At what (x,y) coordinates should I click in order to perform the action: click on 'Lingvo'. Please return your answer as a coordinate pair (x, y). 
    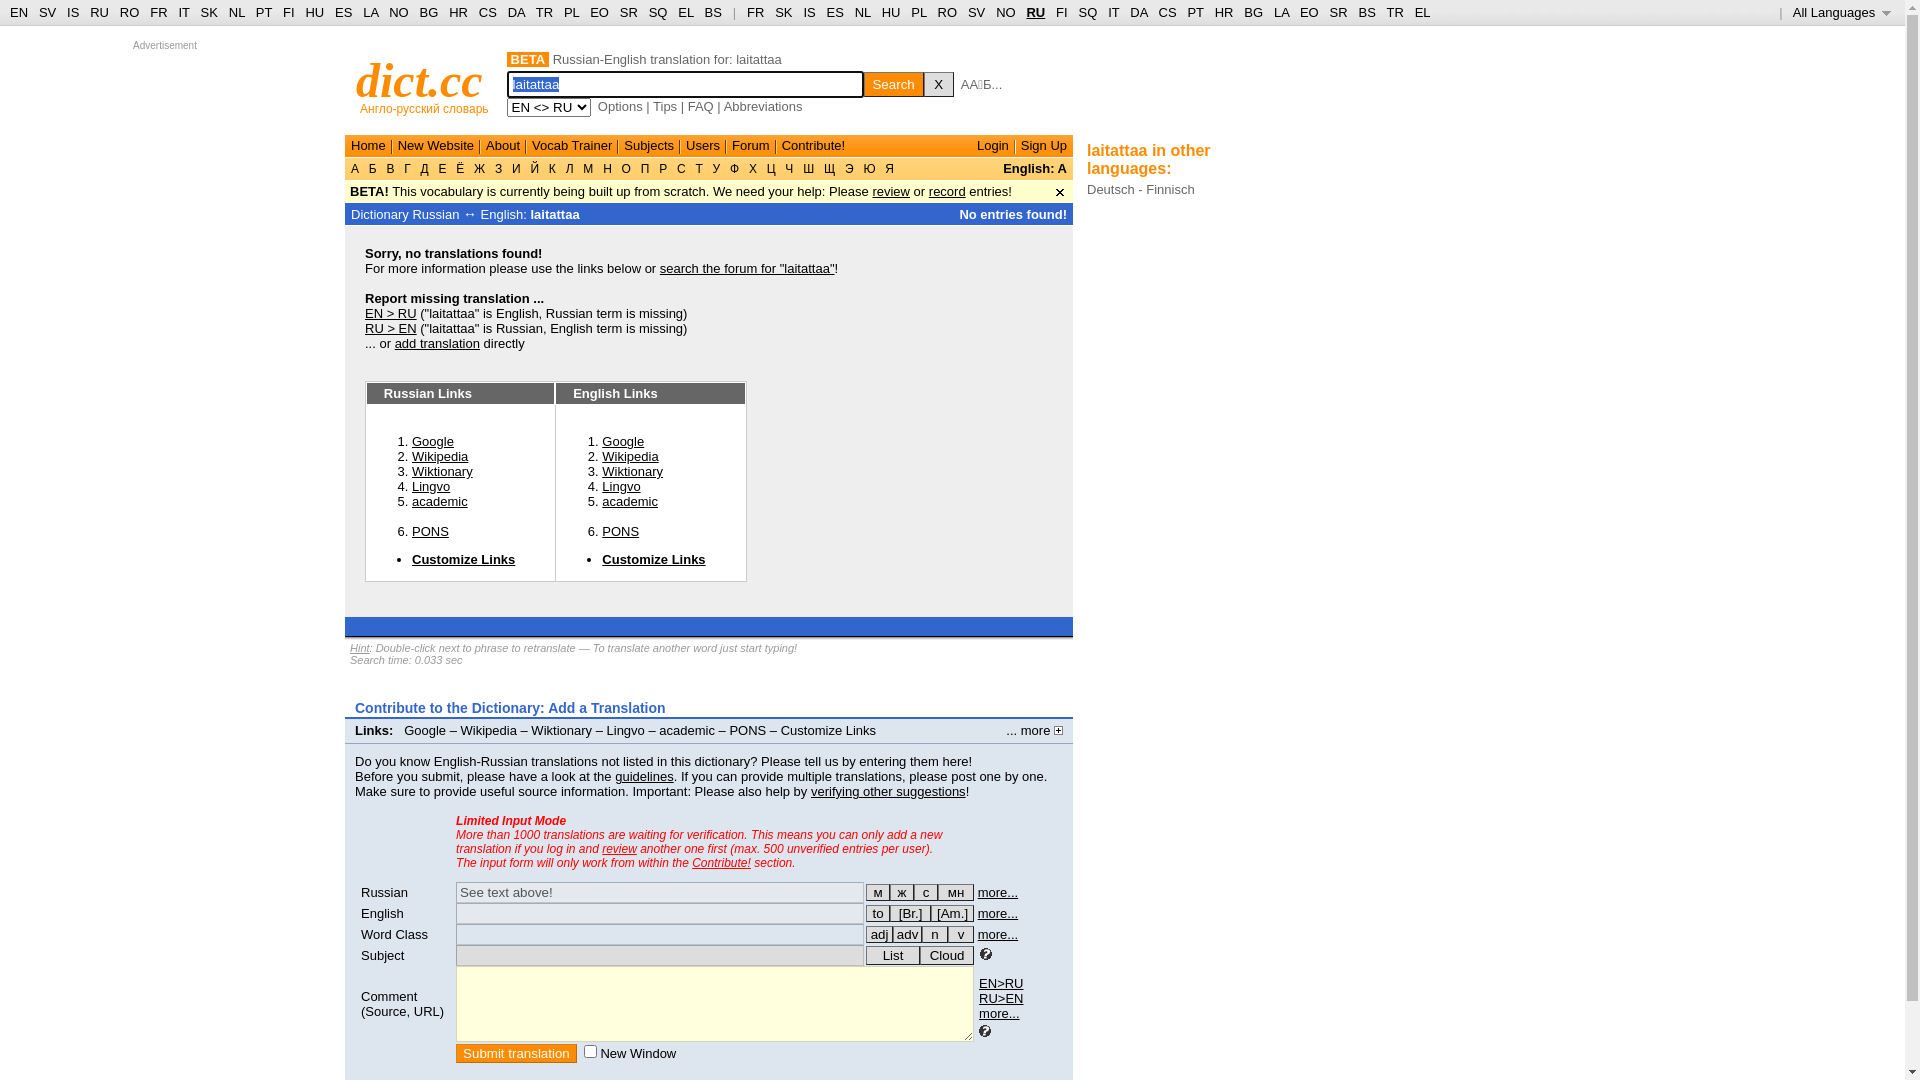
    Looking at the image, I should click on (619, 486).